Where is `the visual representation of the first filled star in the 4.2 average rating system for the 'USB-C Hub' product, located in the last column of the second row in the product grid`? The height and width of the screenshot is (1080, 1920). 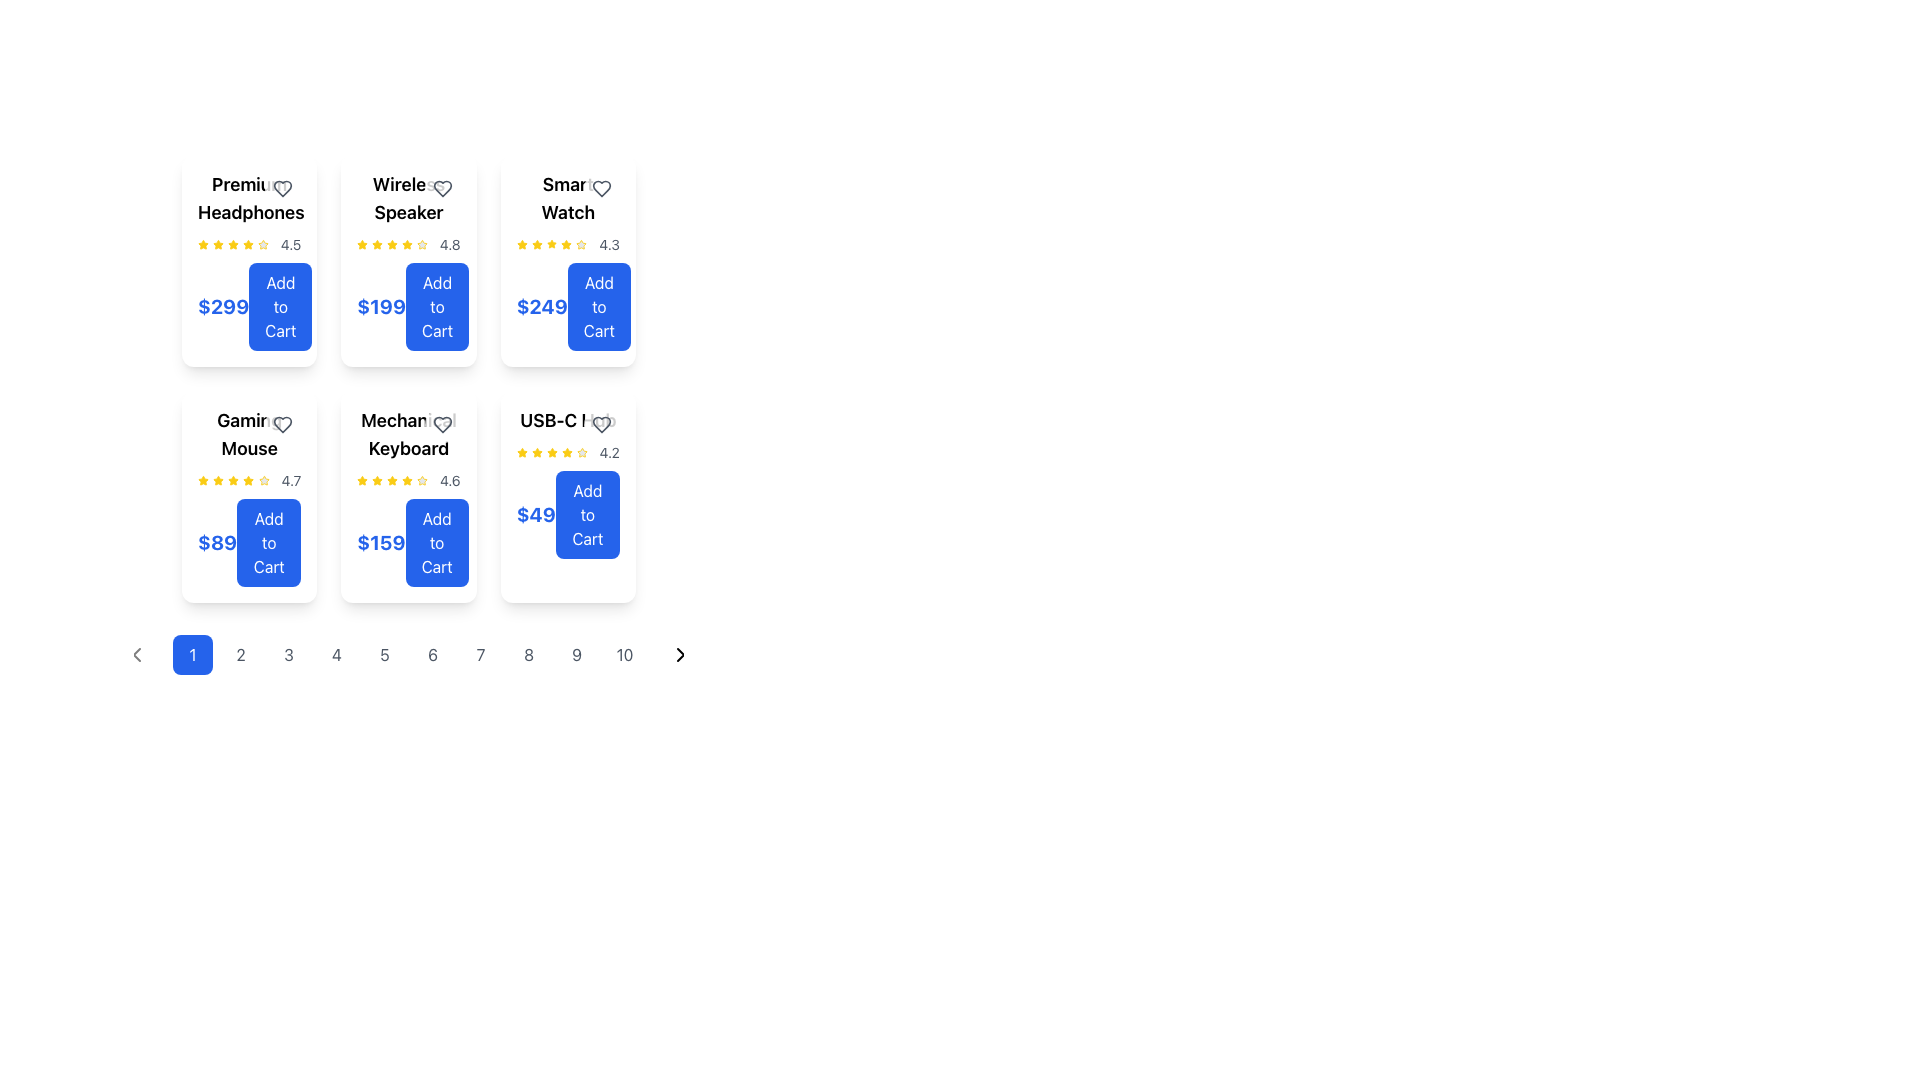
the visual representation of the first filled star in the 4.2 average rating system for the 'USB-C Hub' product, located in the last column of the second row in the product grid is located at coordinates (522, 452).